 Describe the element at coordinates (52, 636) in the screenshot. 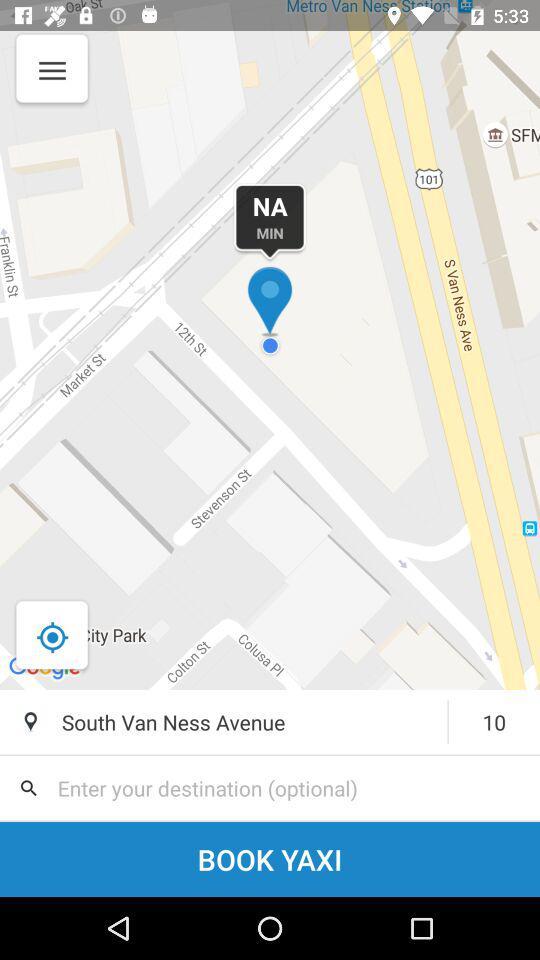

I see `the button which is above the south van ness avenue` at that location.